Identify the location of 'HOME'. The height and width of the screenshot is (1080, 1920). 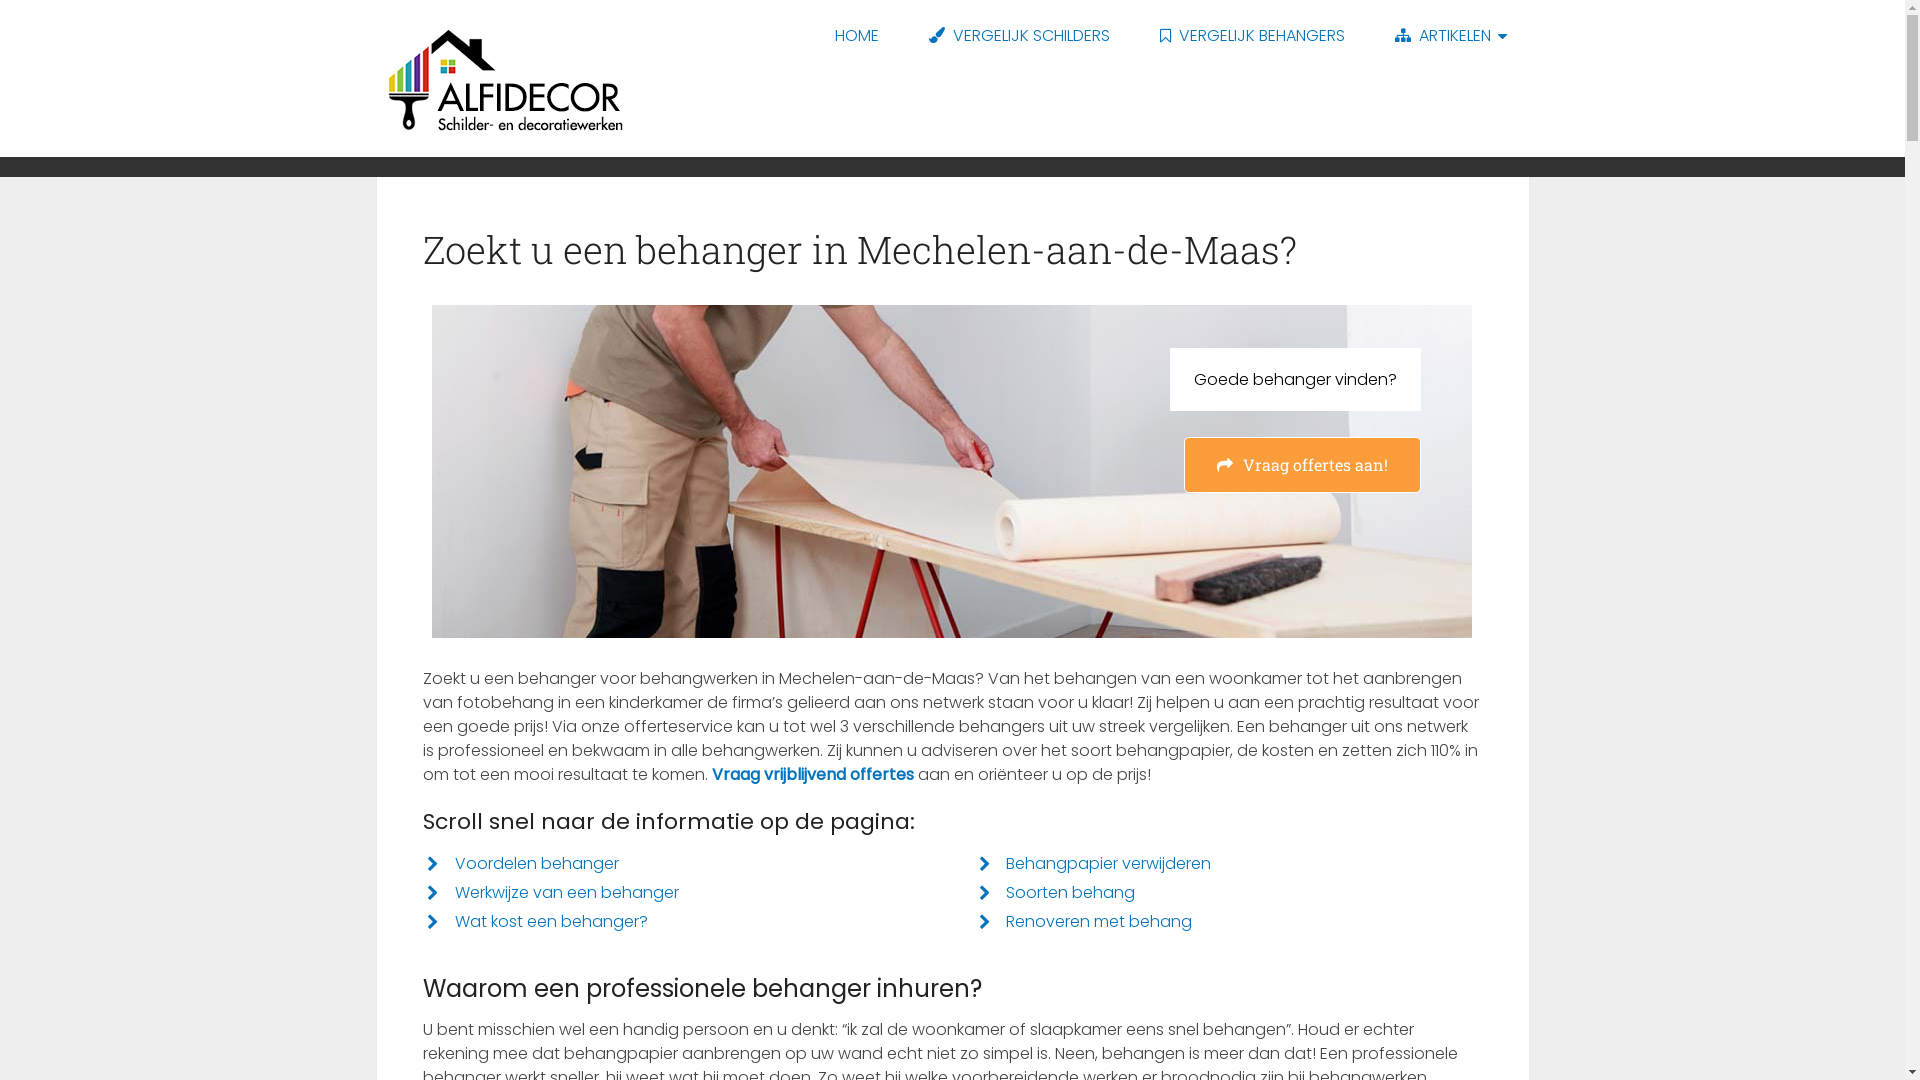
(810, 35).